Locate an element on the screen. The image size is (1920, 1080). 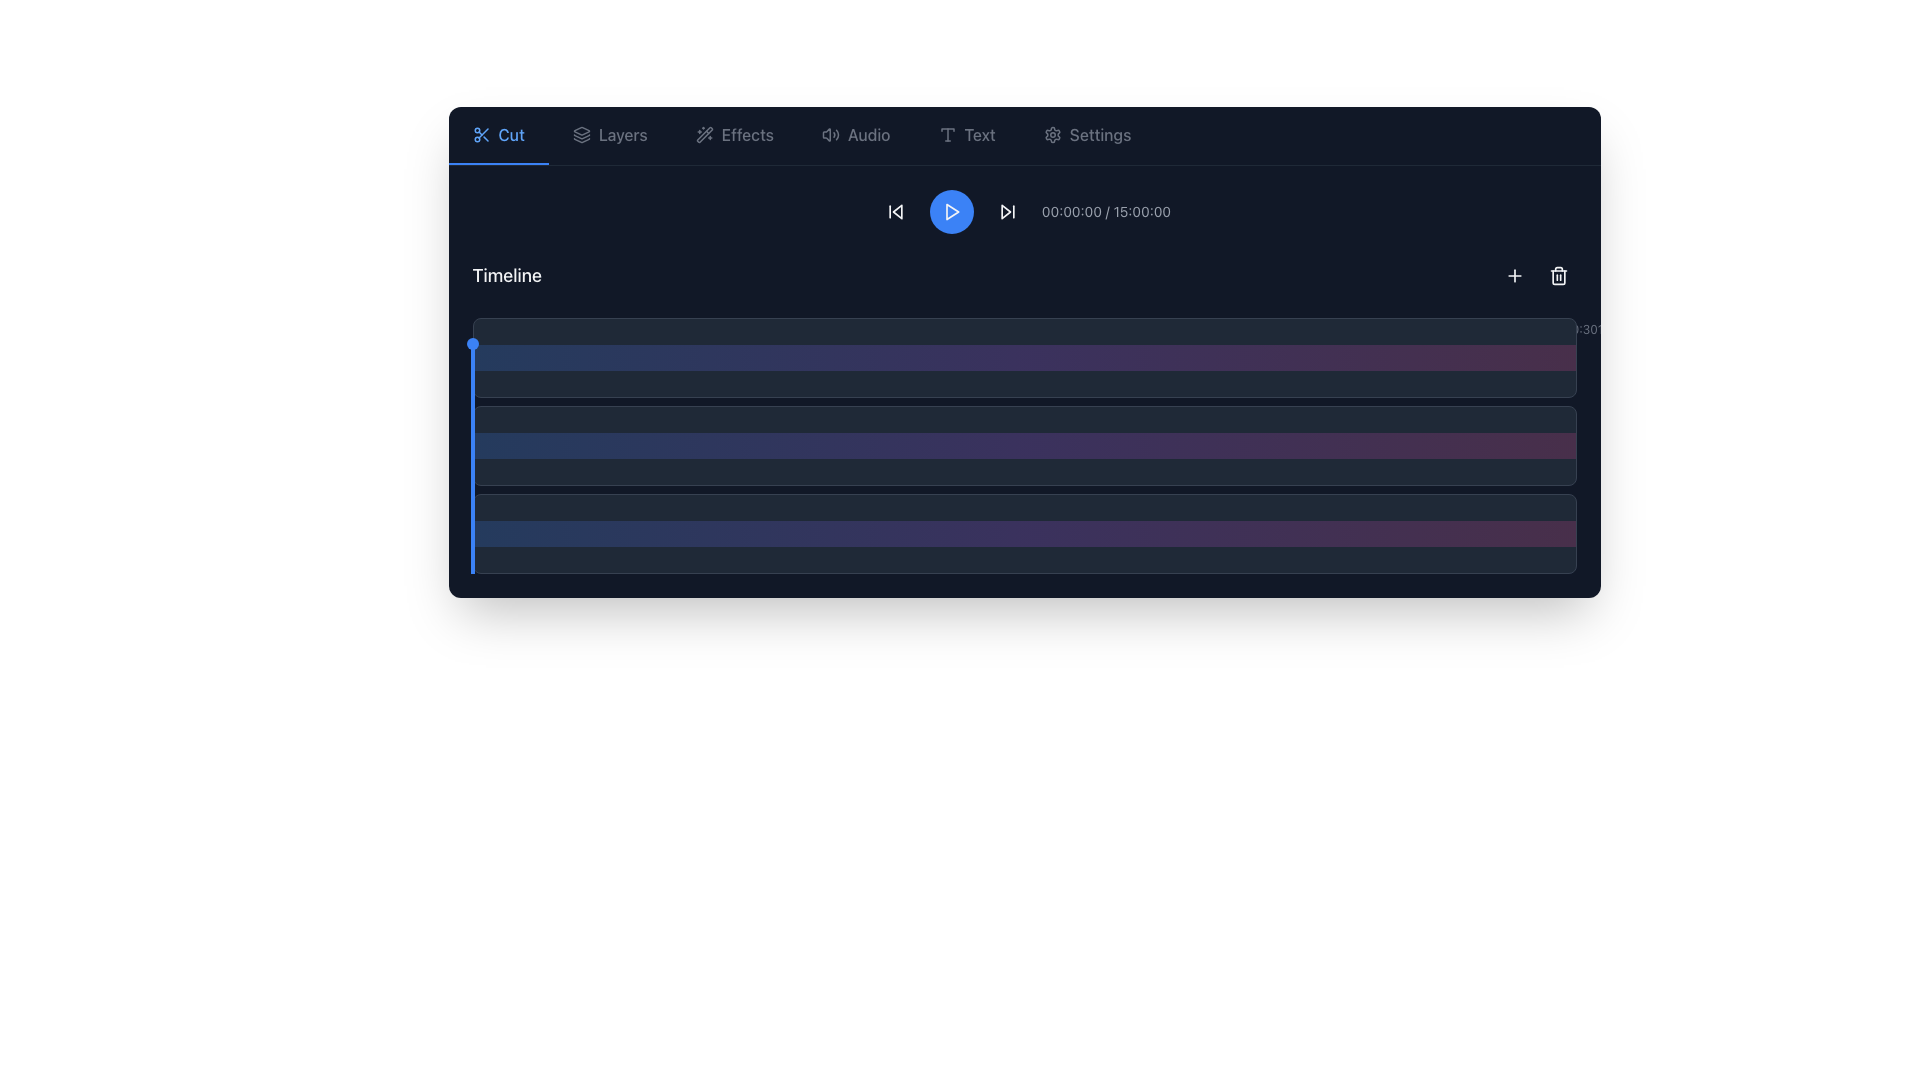
the prominent middle Gradient bar in the timeline interface is located at coordinates (1024, 445).